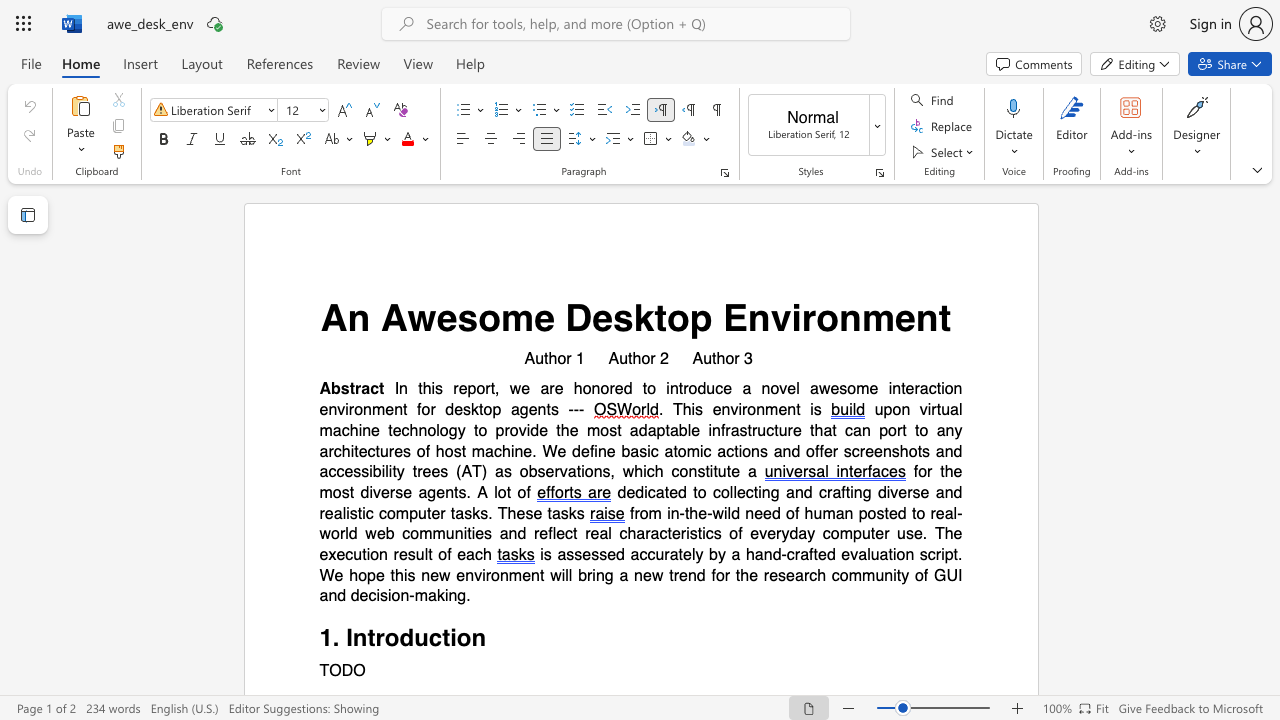 This screenshot has height=720, width=1280. What do you see at coordinates (563, 512) in the screenshot?
I see `the 6th character "s" in the text` at bounding box center [563, 512].